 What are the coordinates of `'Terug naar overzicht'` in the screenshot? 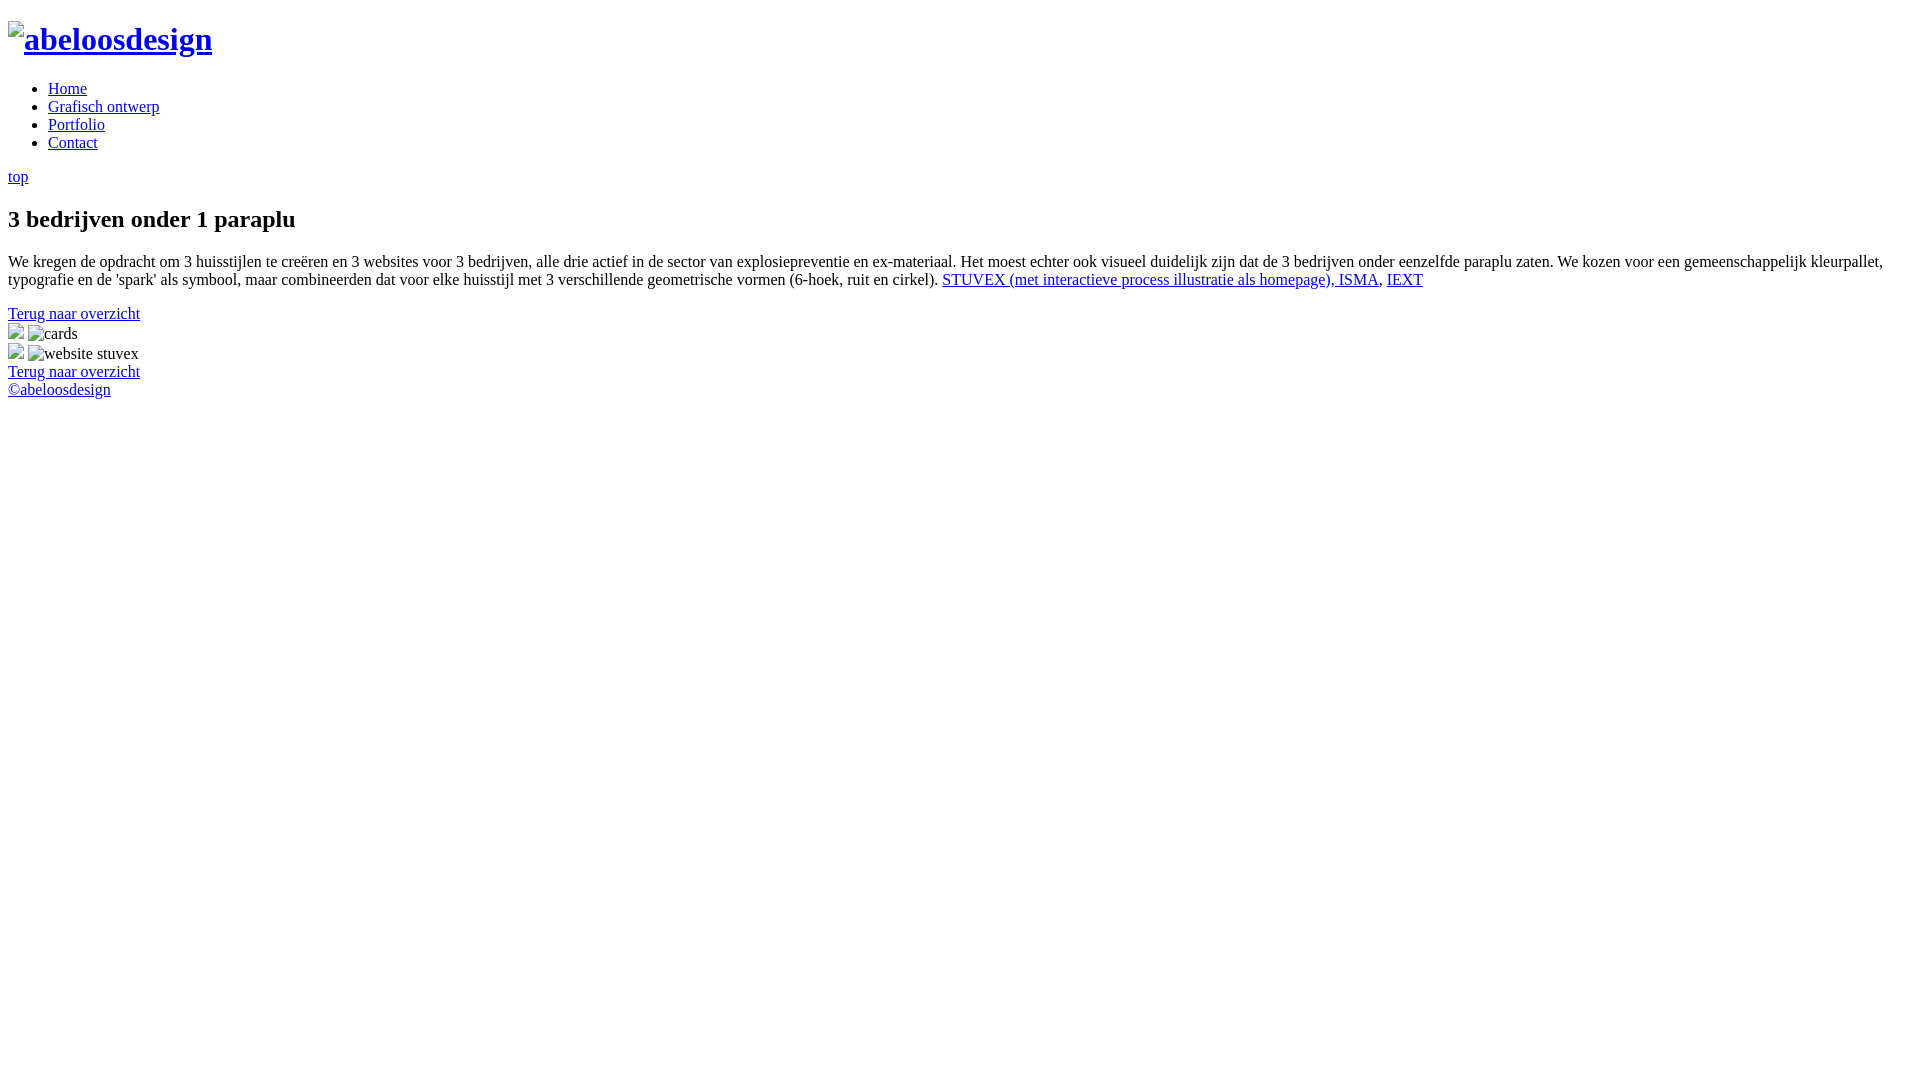 It's located at (73, 371).